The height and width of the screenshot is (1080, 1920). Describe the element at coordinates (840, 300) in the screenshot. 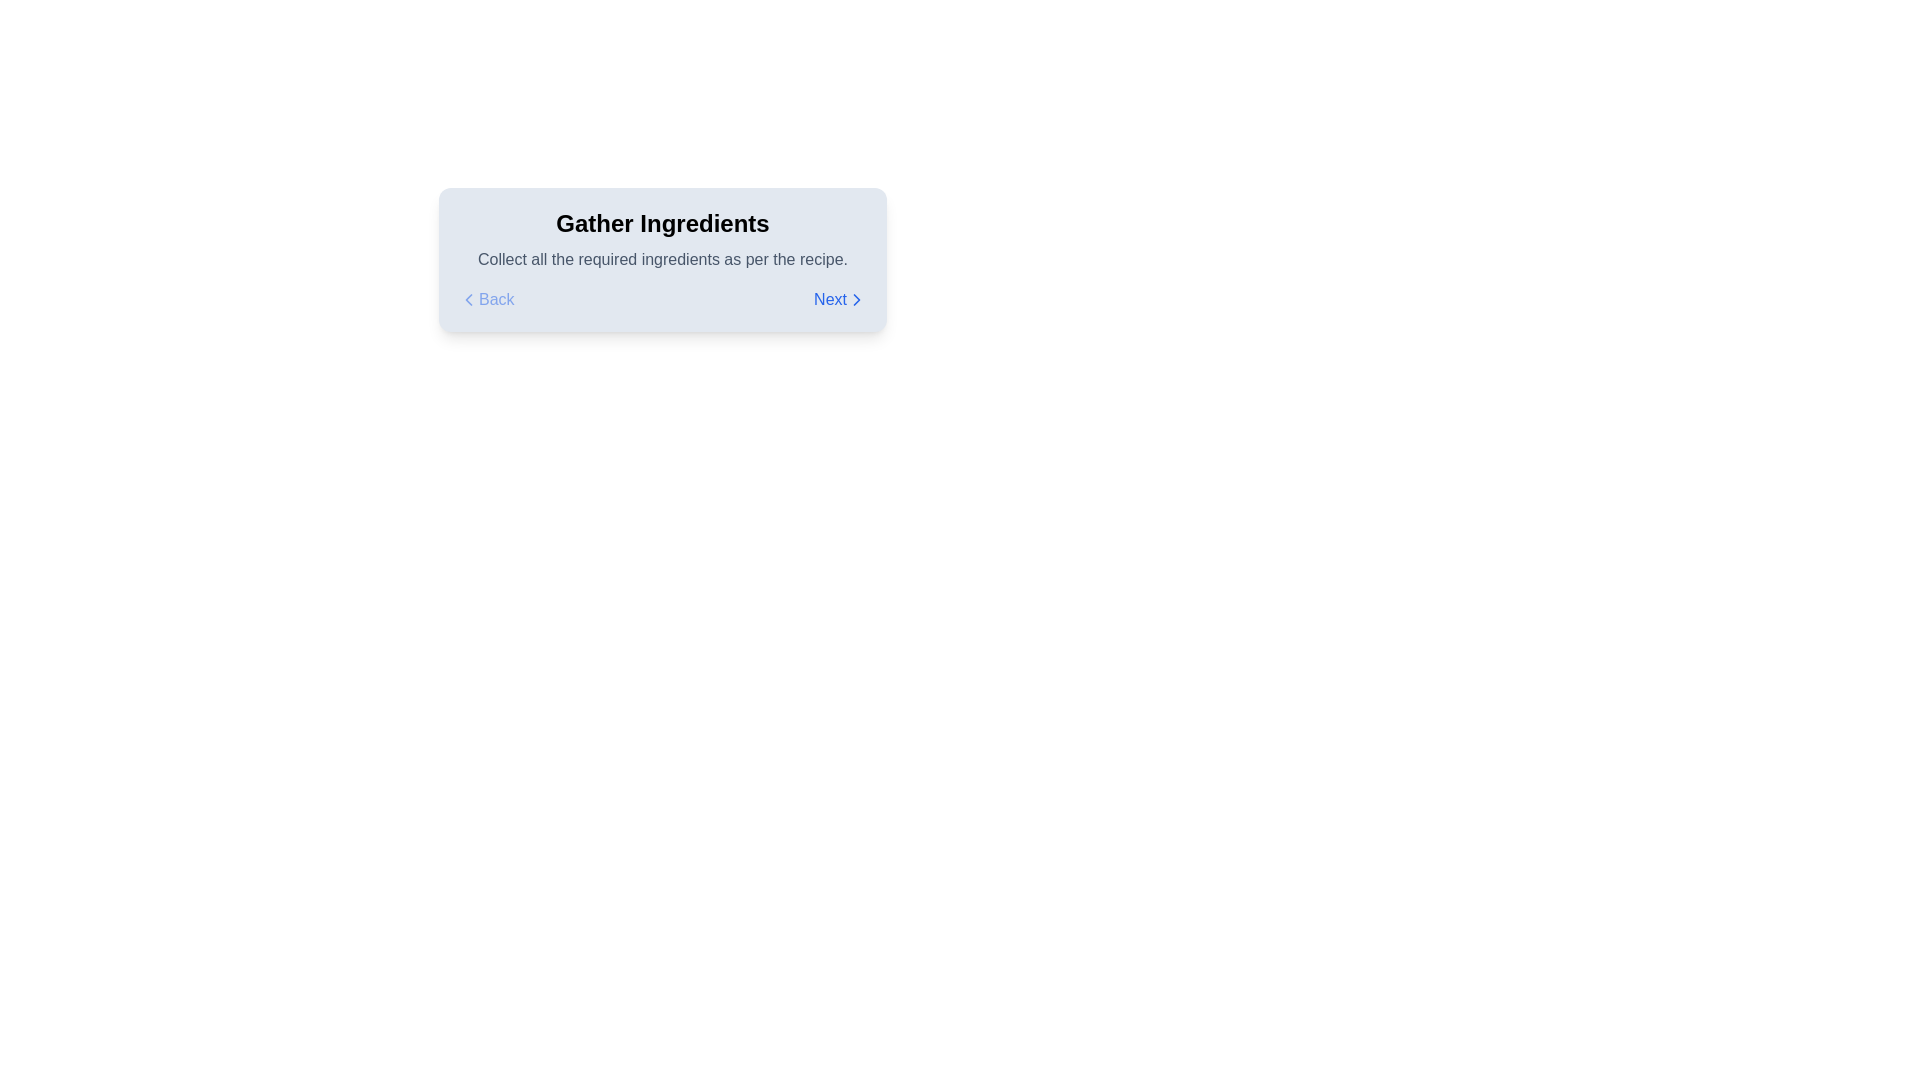

I see `the navigation button located at the bottom right of the card component` at that location.